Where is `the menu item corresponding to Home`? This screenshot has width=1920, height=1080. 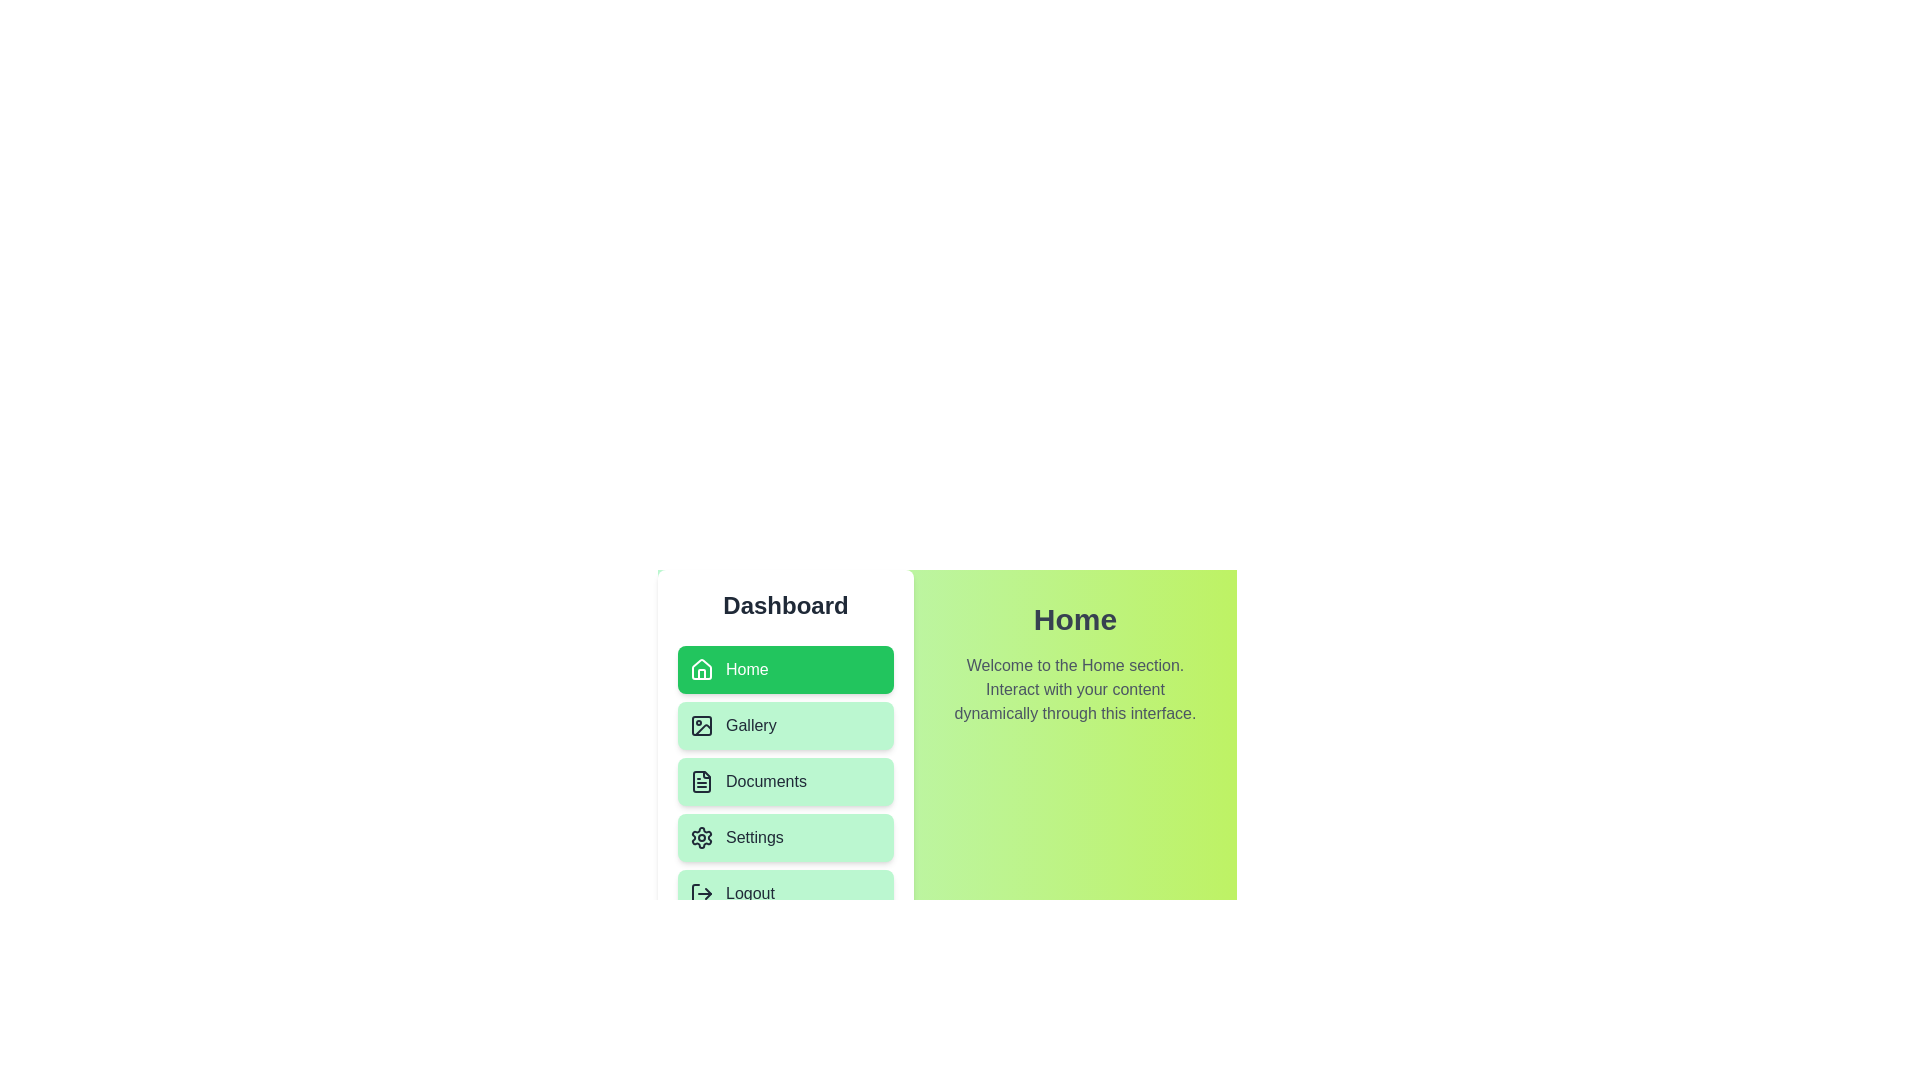 the menu item corresponding to Home is located at coordinates (785, 670).